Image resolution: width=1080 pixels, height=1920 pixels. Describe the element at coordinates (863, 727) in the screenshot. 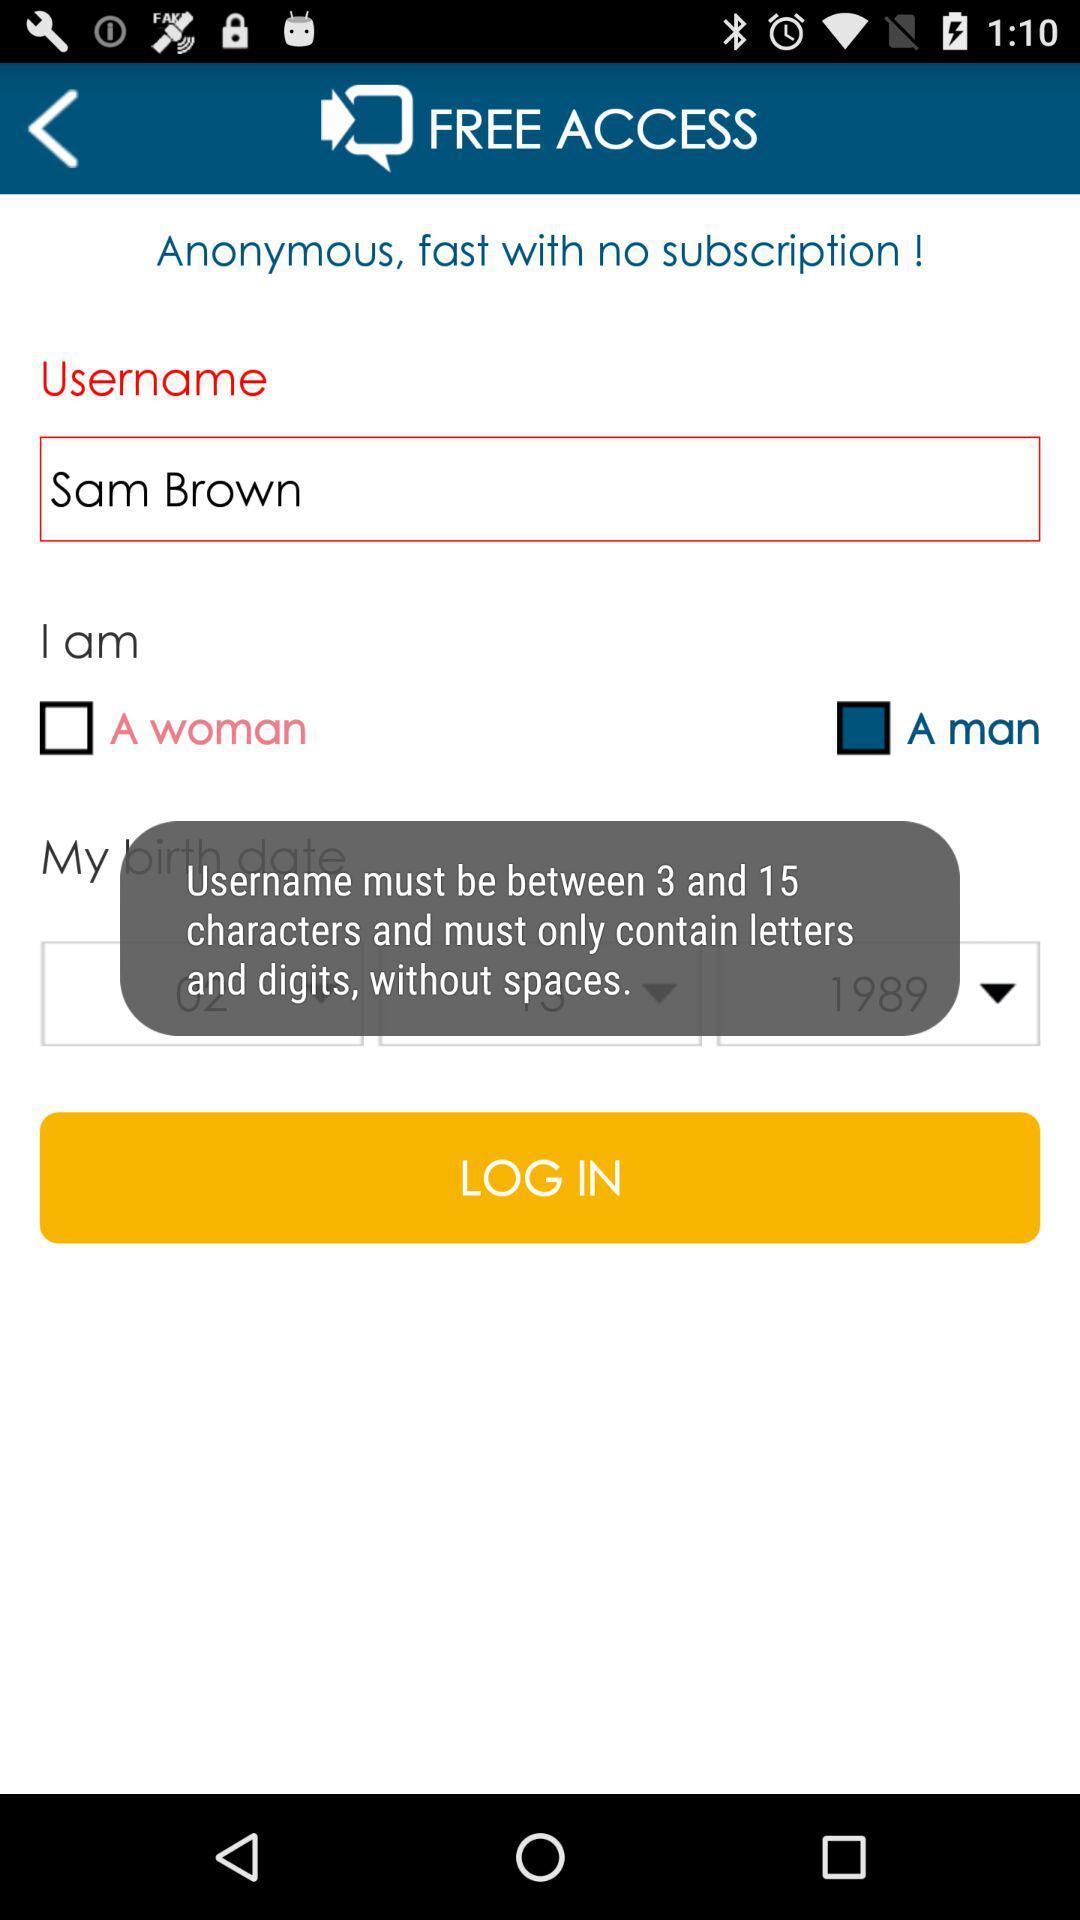

I see `check` at that location.